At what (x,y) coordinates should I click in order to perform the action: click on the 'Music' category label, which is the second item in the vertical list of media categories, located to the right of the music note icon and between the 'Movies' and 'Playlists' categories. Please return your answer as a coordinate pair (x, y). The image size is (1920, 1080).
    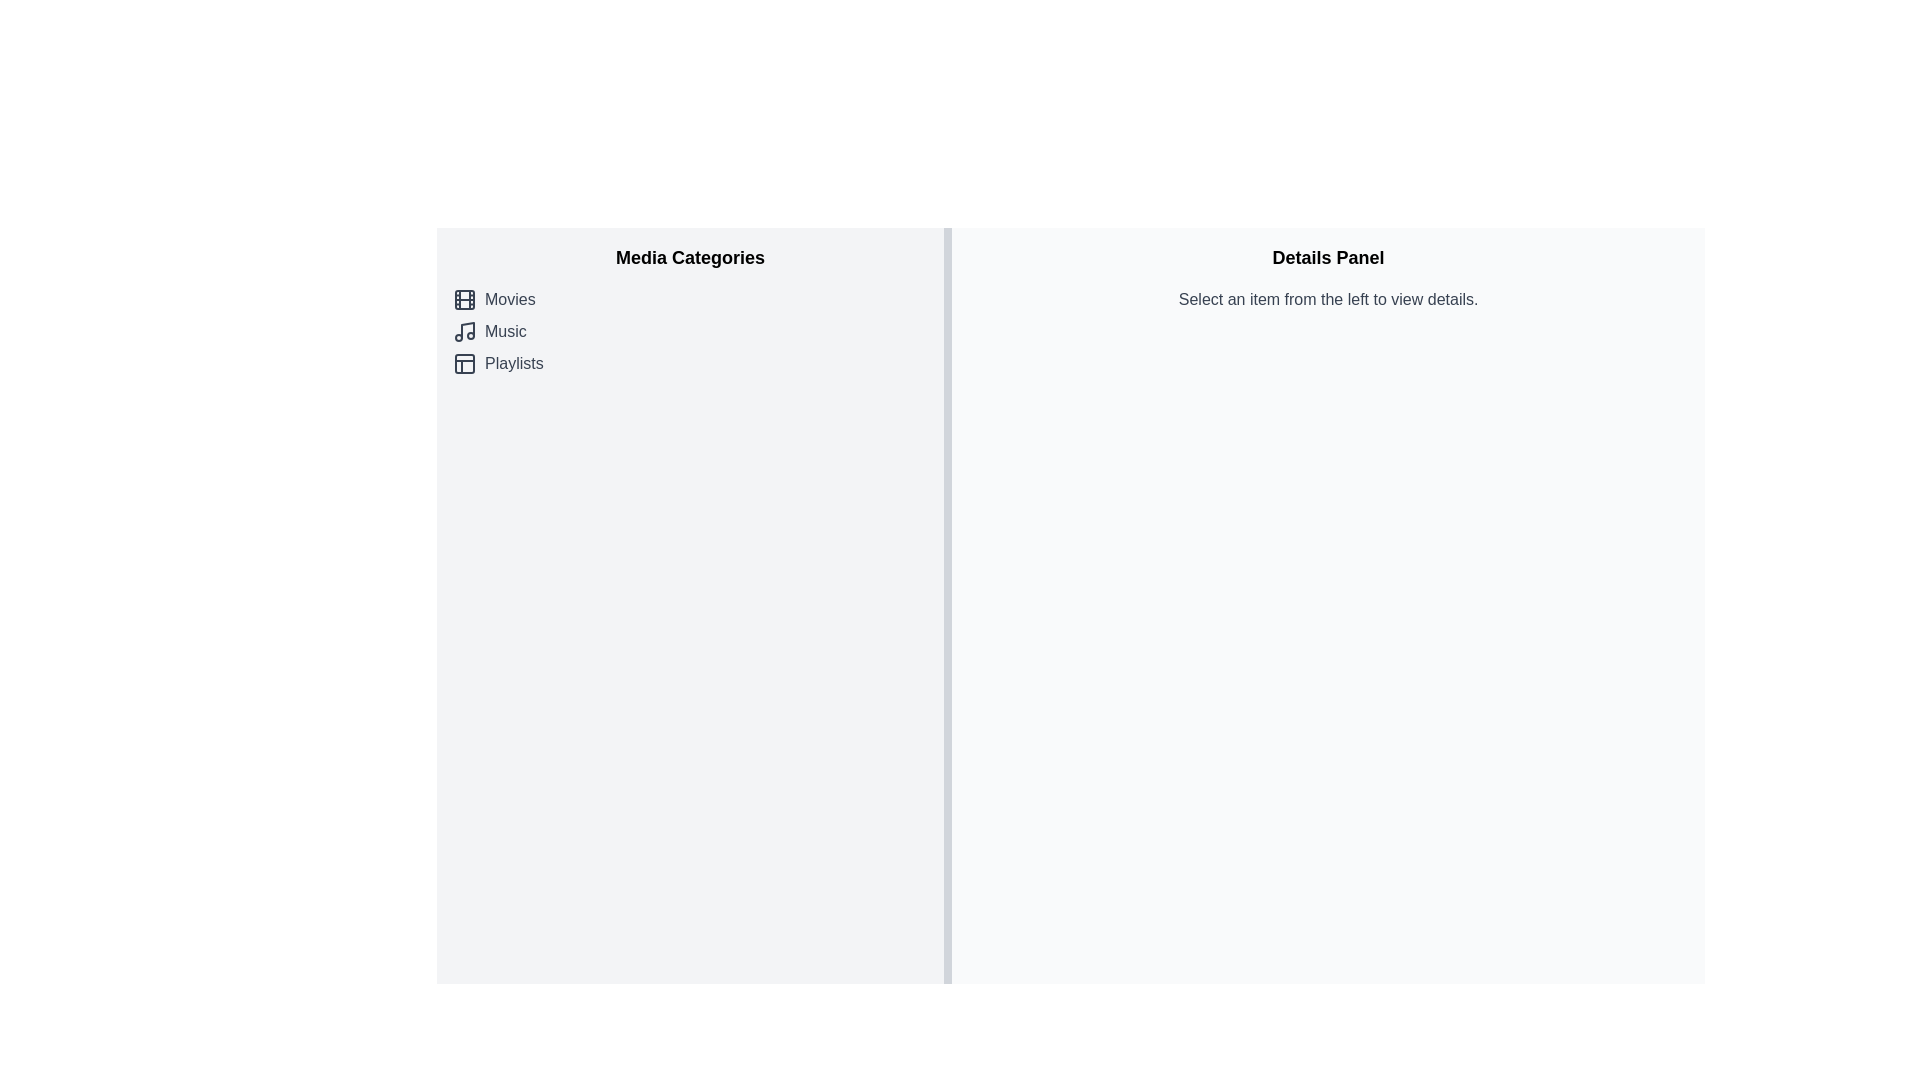
    Looking at the image, I should click on (505, 330).